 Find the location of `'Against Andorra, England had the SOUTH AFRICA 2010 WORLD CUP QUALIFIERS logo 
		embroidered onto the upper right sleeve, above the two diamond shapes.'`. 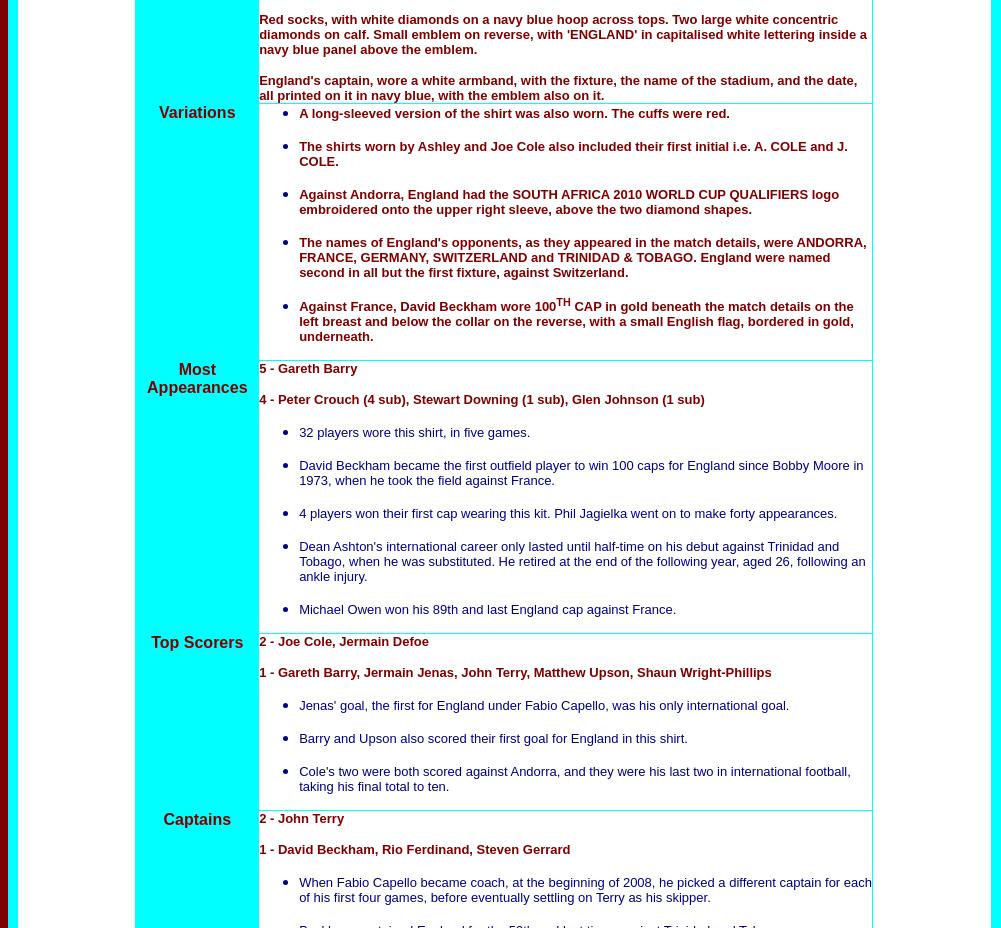

'Against Andorra, England had the SOUTH AFRICA 2010 WORLD CUP QUALIFIERS logo 
		embroidered onto the upper right sleeve, above the two diamond shapes.' is located at coordinates (567, 202).